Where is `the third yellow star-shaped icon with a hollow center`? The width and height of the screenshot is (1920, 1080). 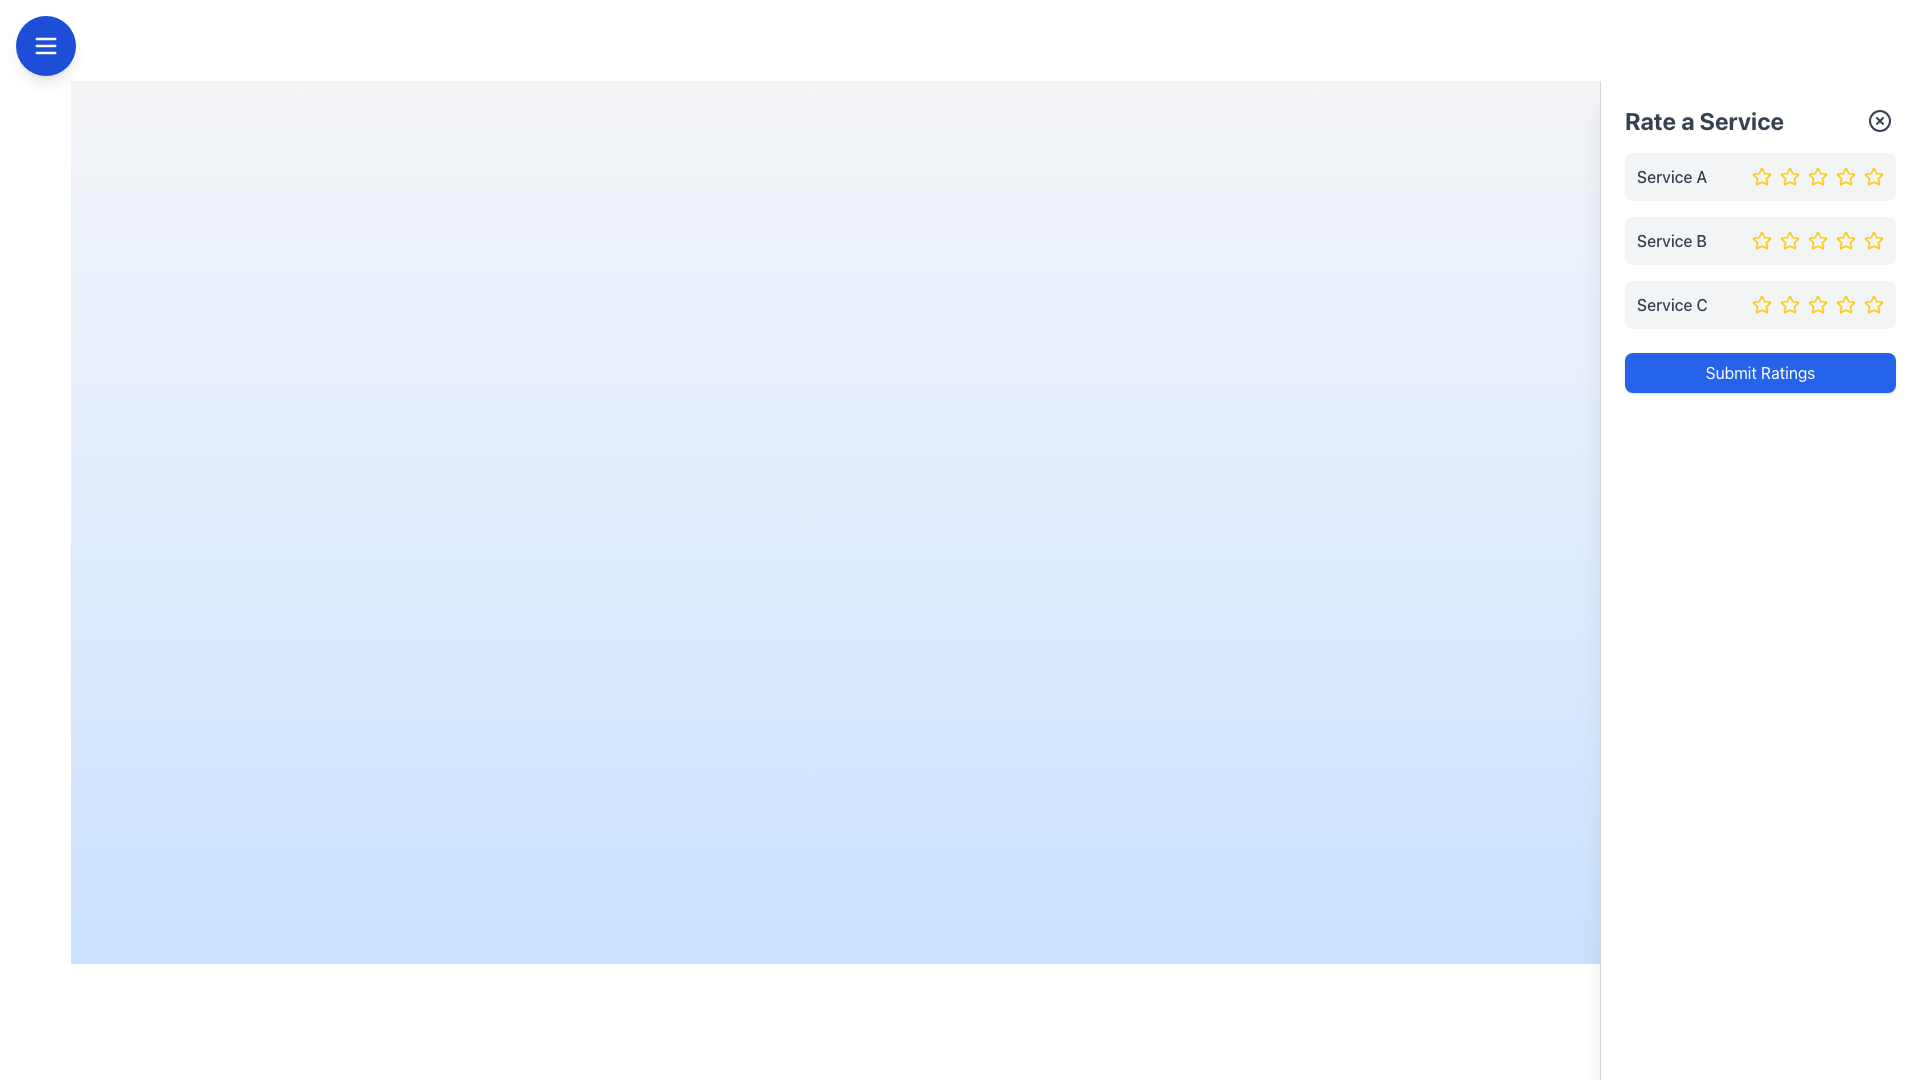
the third yellow star-shaped icon with a hollow center is located at coordinates (1843, 238).